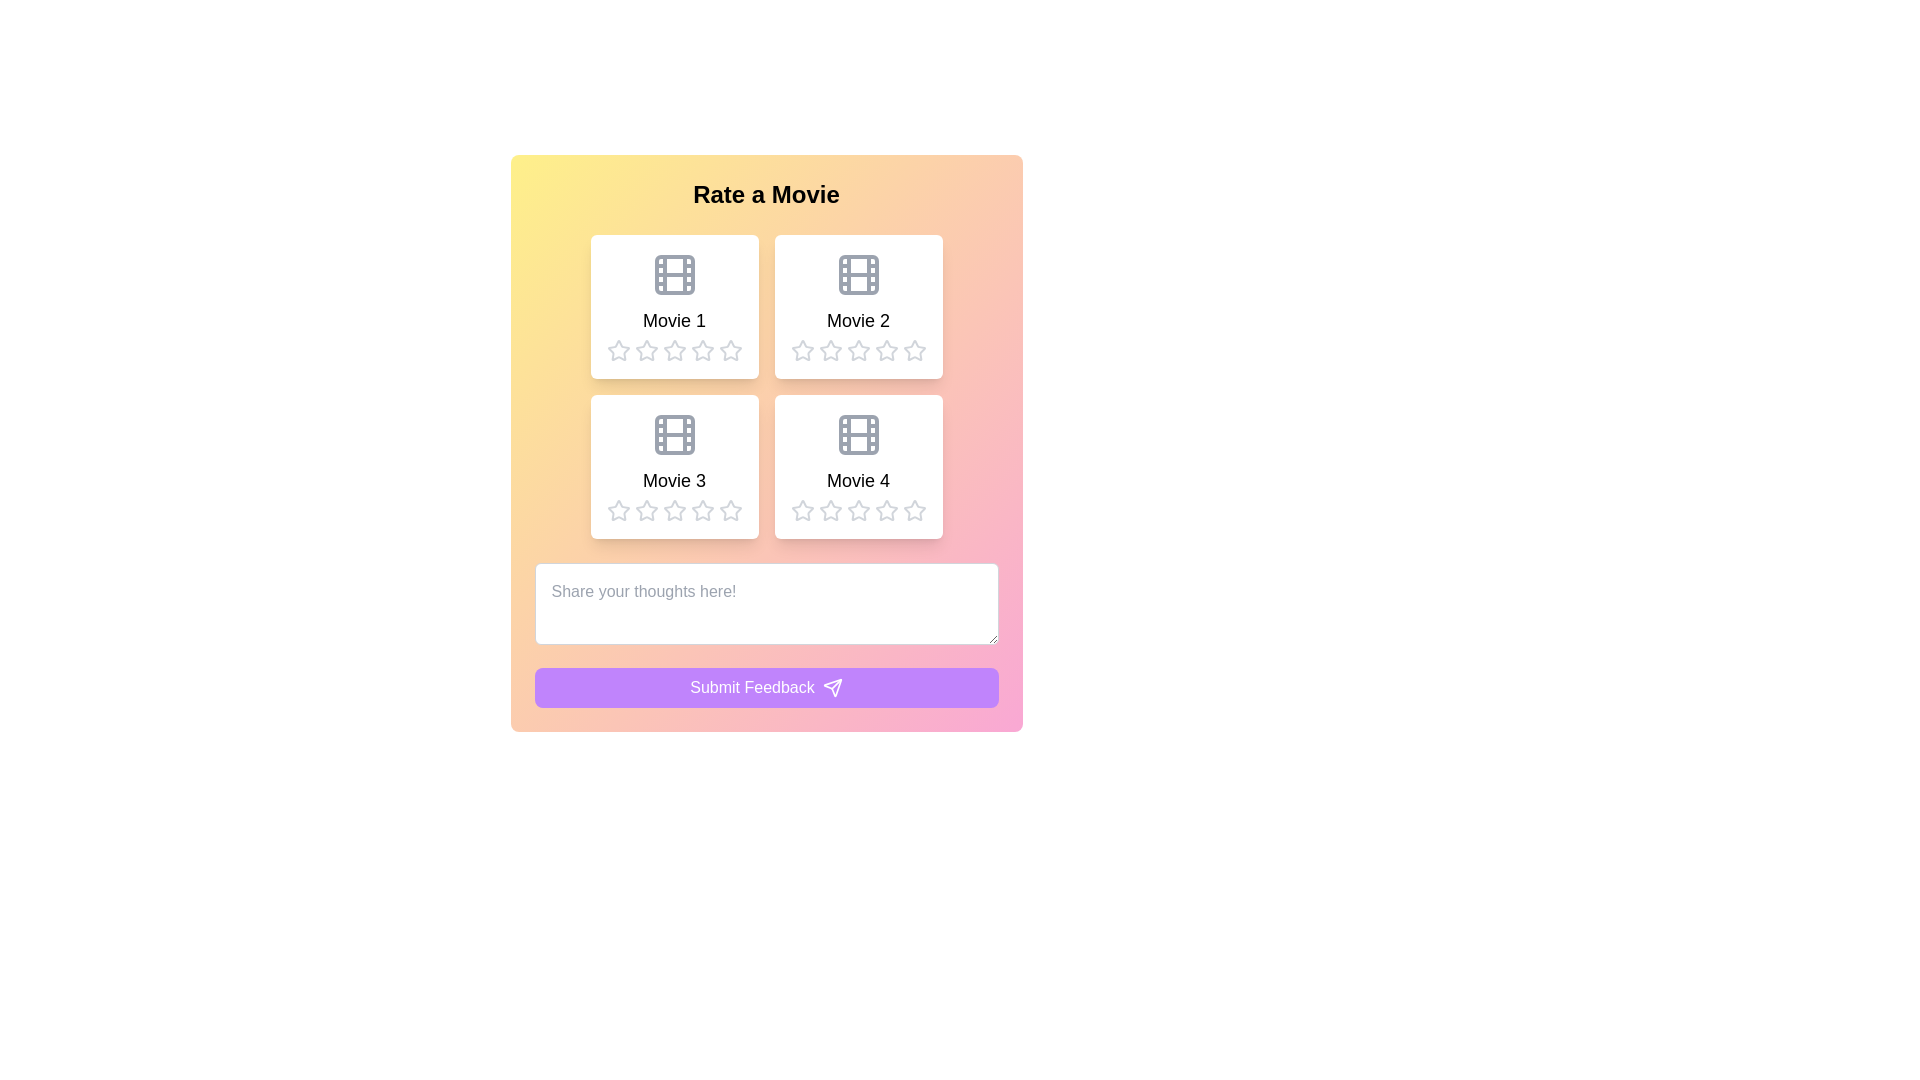 The image size is (1920, 1080). Describe the element at coordinates (617, 350) in the screenshot. I see `the first unselected star icon in the rating system beneath 'Movie 1' to set a rating` at that location.